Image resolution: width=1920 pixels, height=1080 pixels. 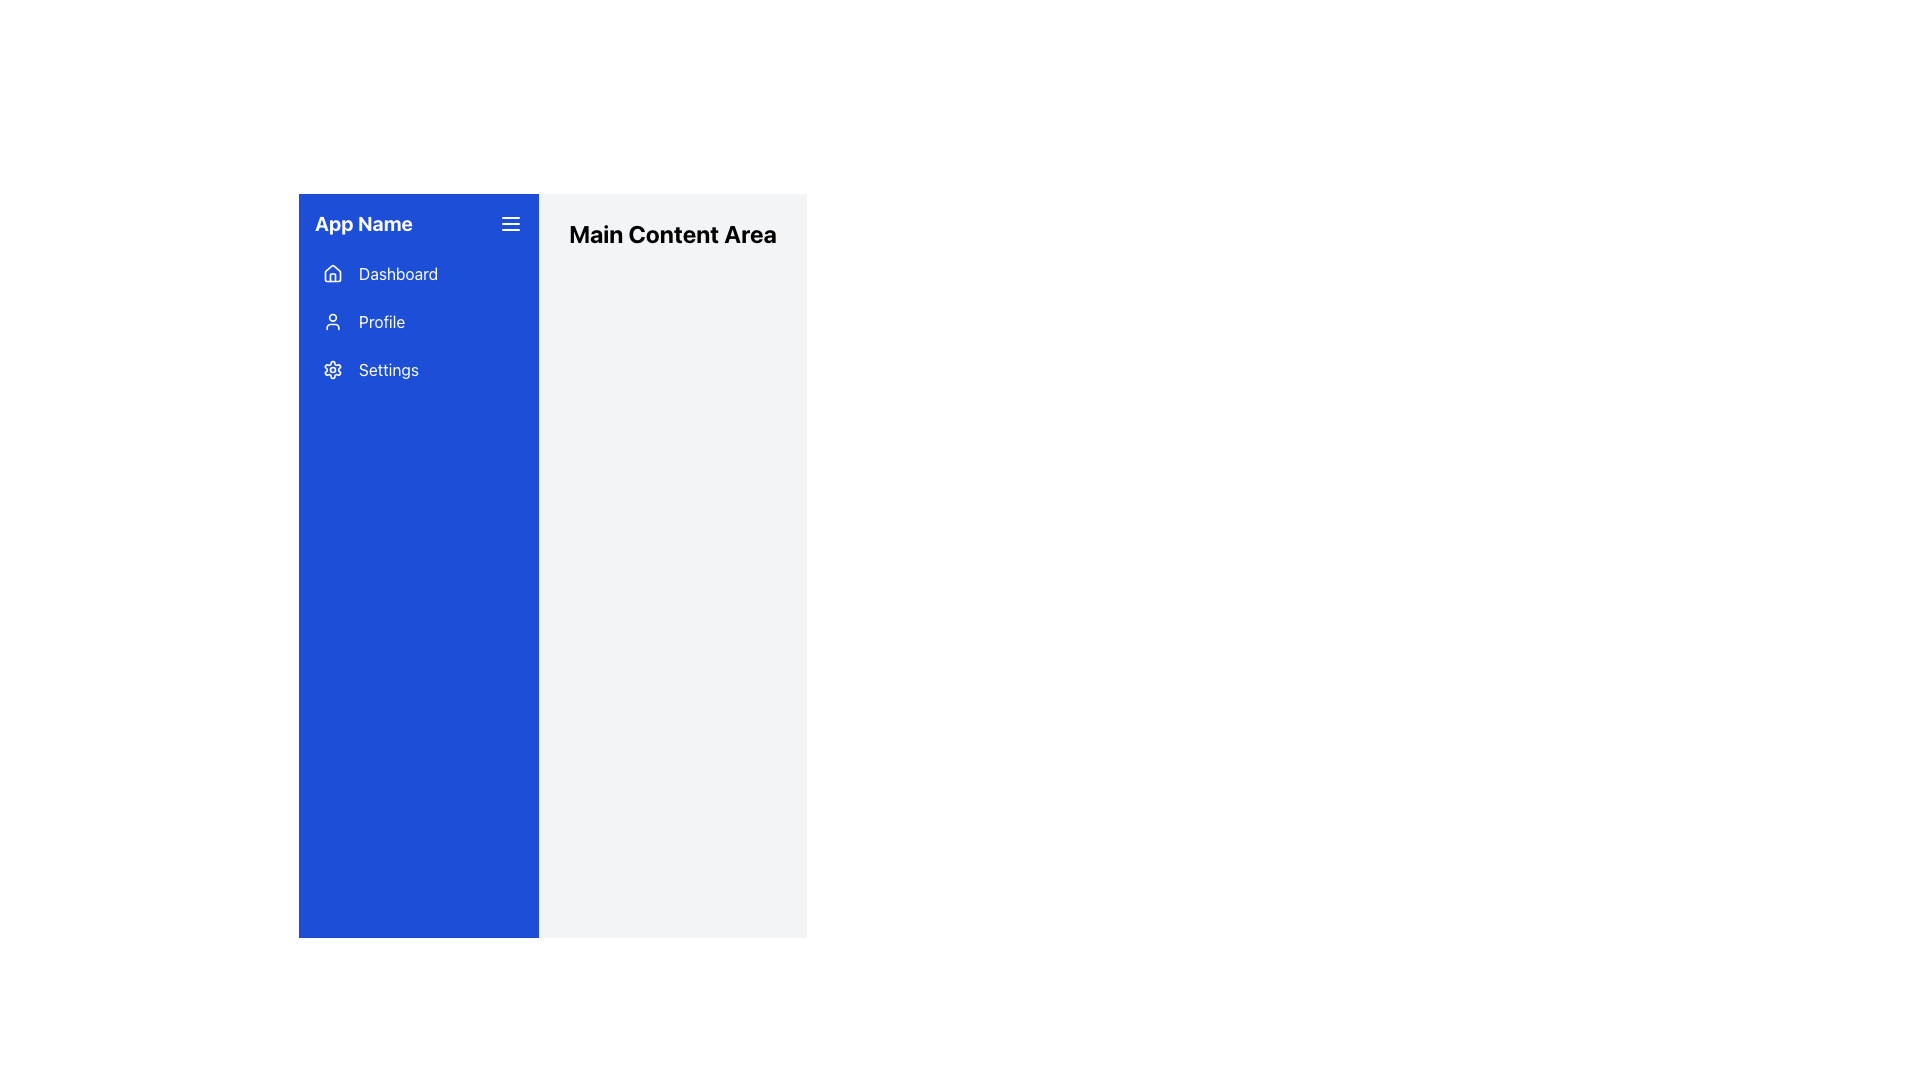 What do you see at coordinates (332, 273) in the screenshot?
I see `the house icon located in the first menu item of the sidebar labeled 'Dashboard'` at bounding box center [332, 273].